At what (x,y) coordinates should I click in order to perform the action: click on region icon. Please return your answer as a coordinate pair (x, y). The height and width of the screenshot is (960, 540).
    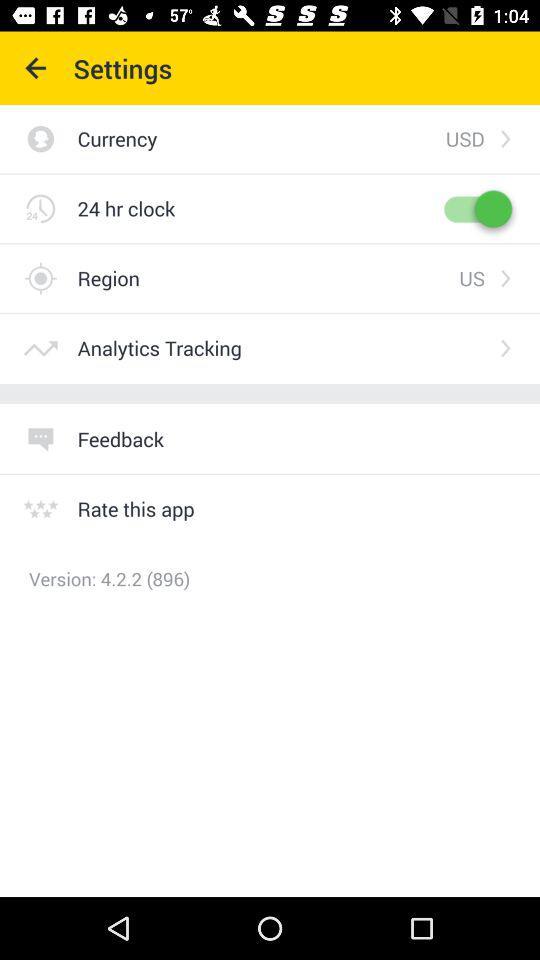
    Looking at the image, I should click on (268, 277).